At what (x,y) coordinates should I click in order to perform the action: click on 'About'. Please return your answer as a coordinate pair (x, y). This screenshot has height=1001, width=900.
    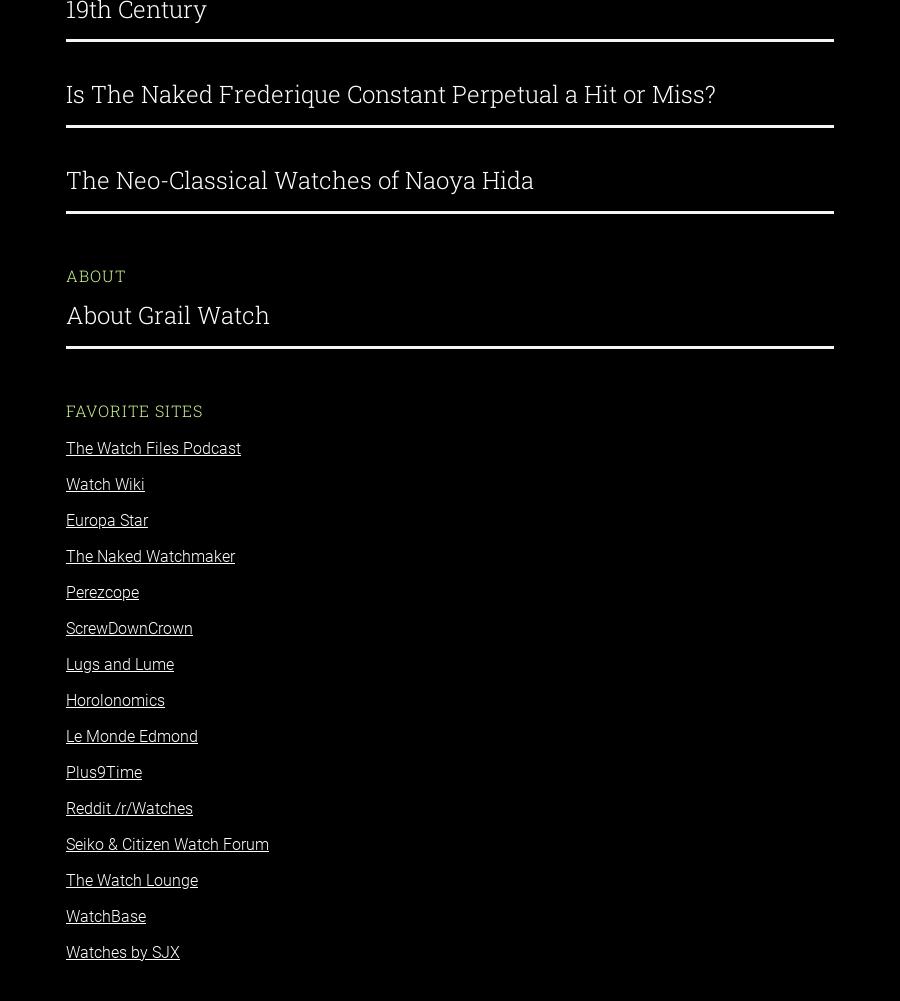
    Looking at the image, I should click on (95, 257).